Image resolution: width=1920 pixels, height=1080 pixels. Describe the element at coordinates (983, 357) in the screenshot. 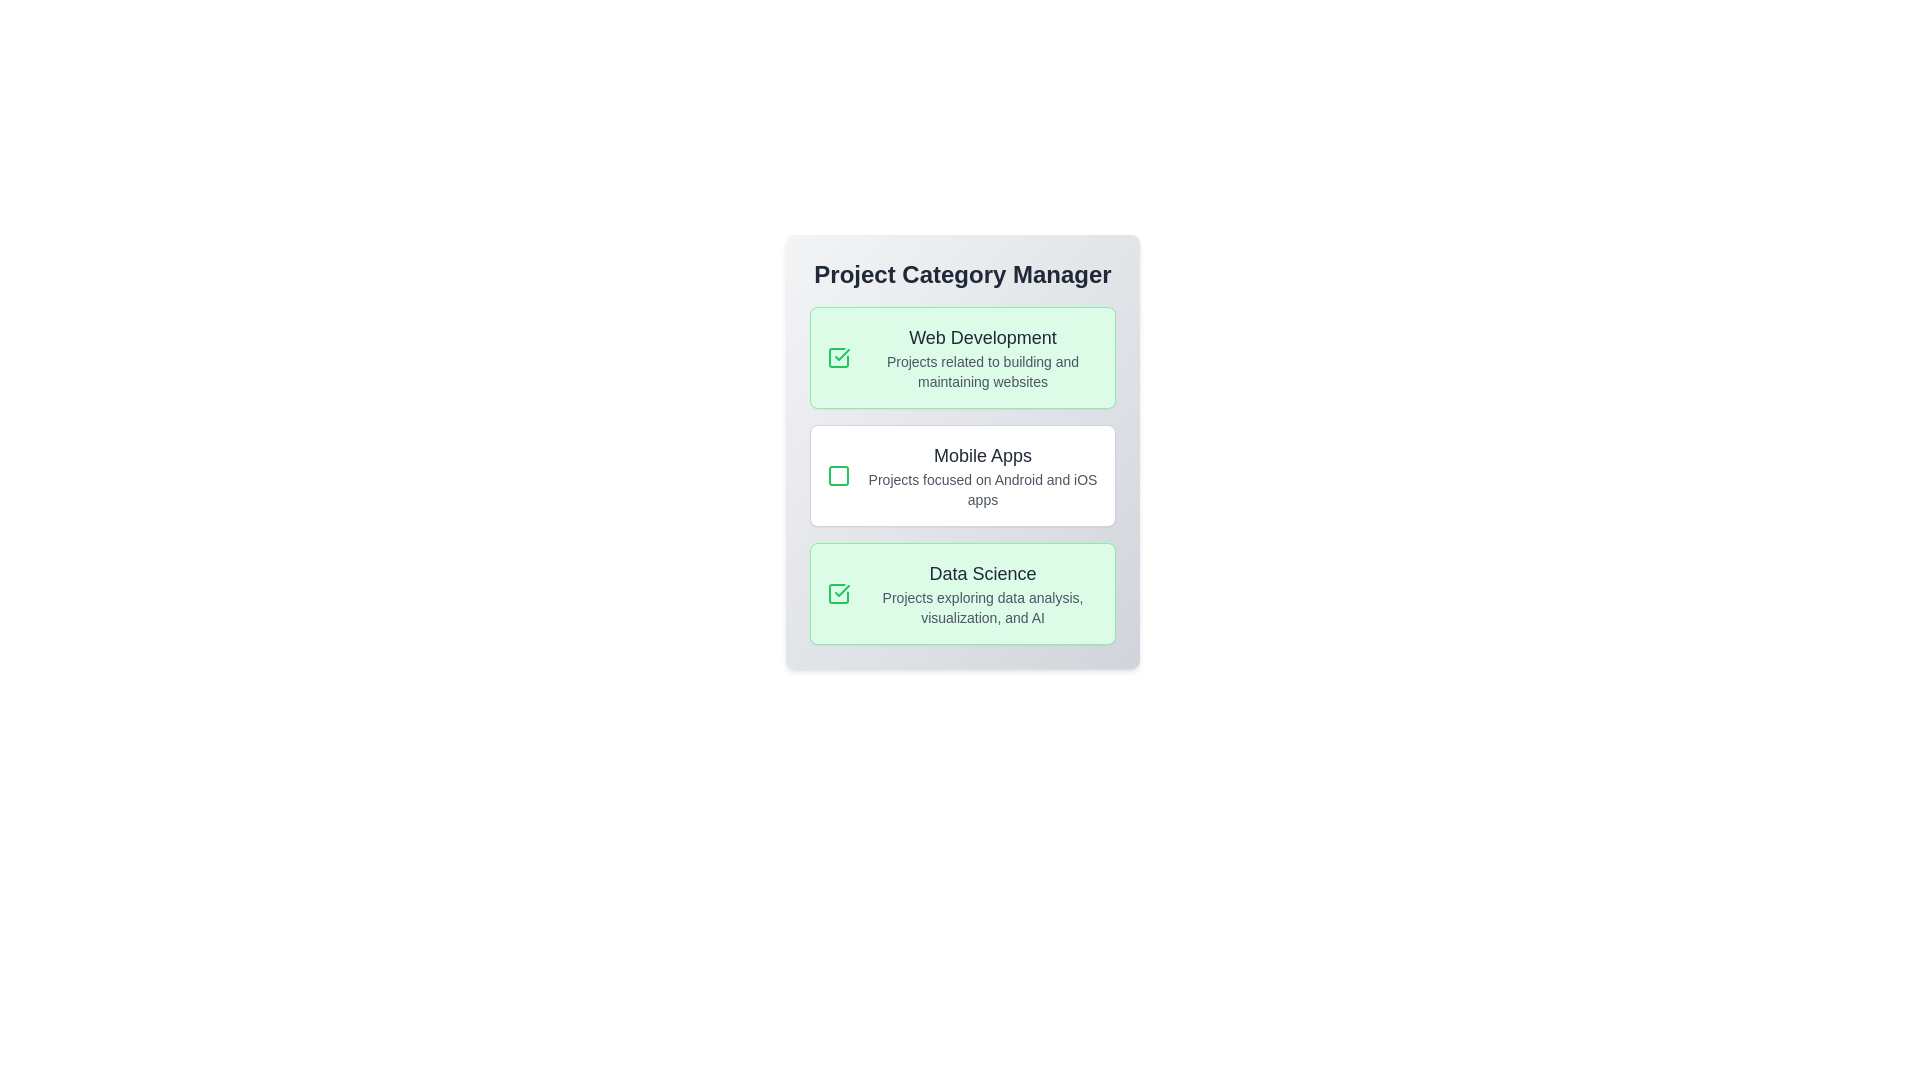

I see `the 'Web Development' textual category label, which features bold text on the top line and lighter text on the bottom line, set against a light green background` at that location.